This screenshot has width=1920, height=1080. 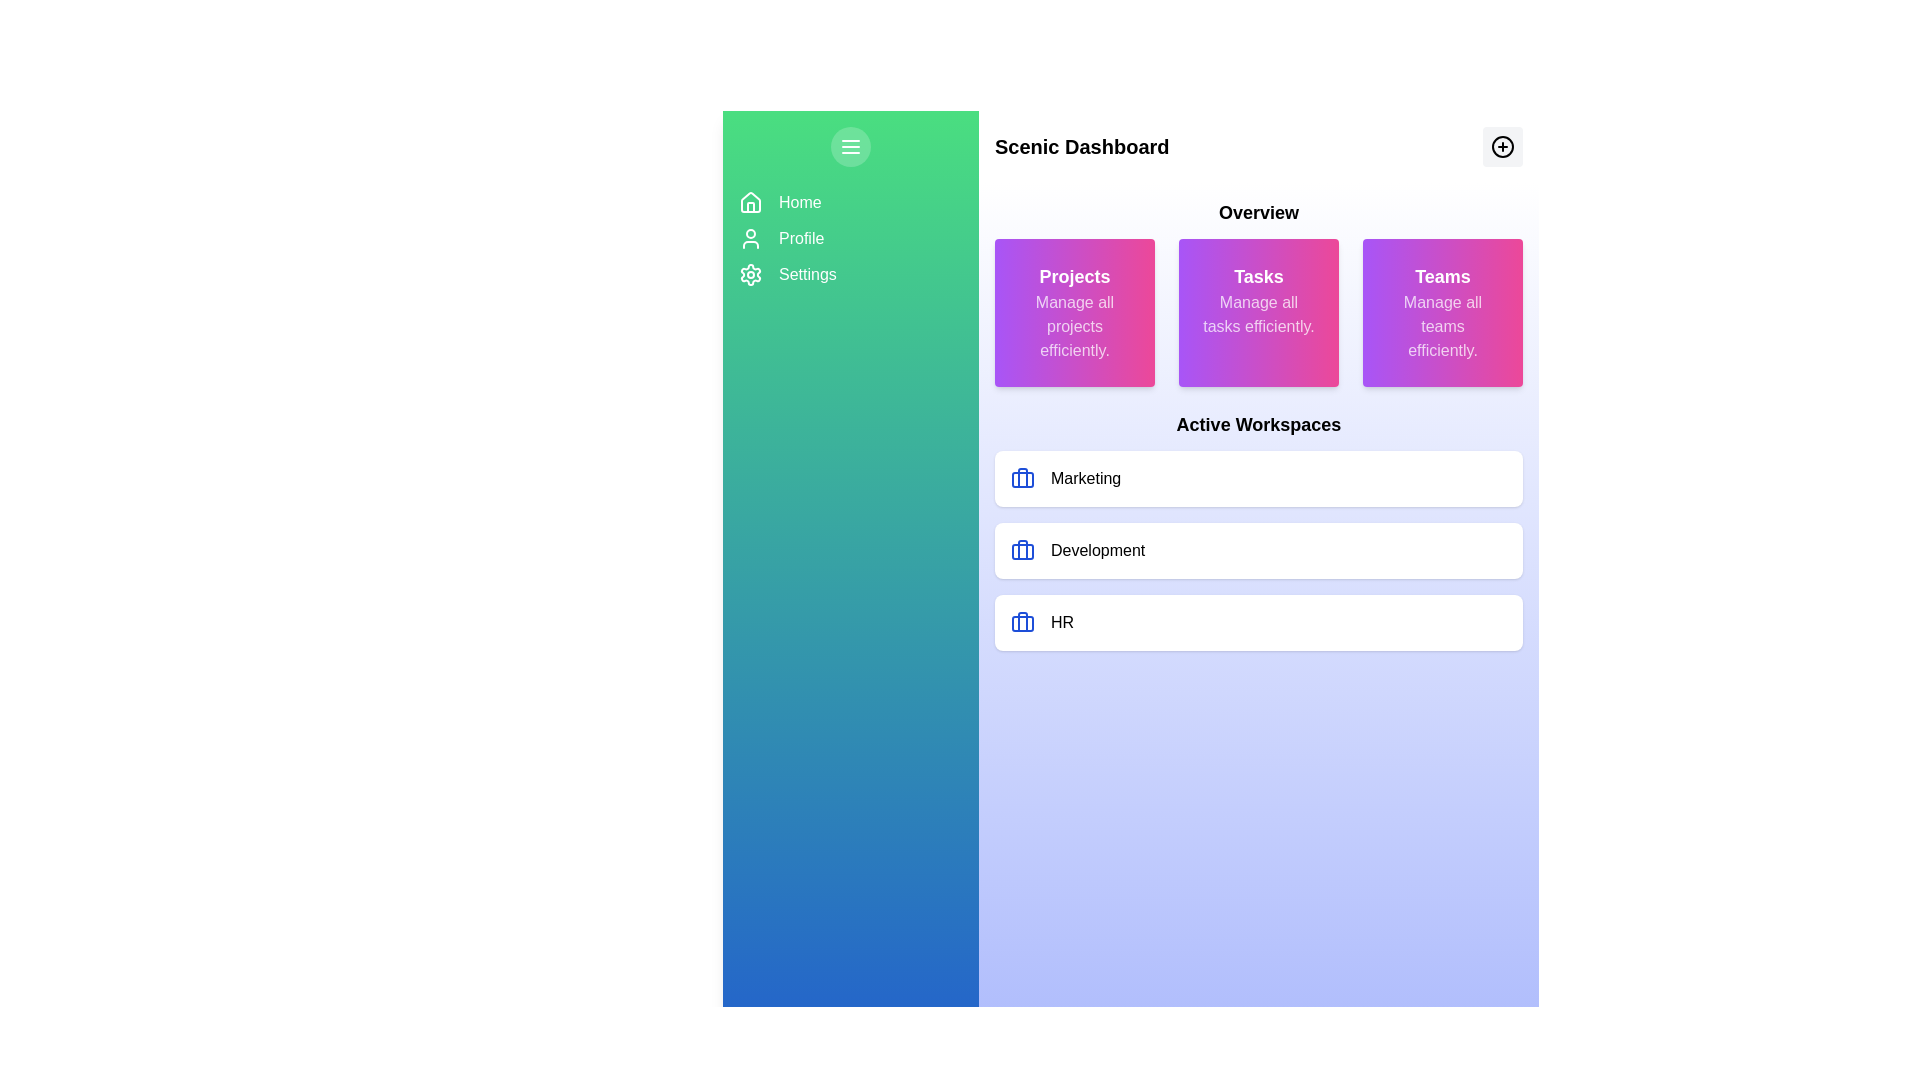 What do you see at coordinates (749, 238) in the screenshot?
I see `the user profile icon, which is a minimalistic vector illustration of a person, located in the second item of the vertical navigation menu` at bounding box center [749, 238].